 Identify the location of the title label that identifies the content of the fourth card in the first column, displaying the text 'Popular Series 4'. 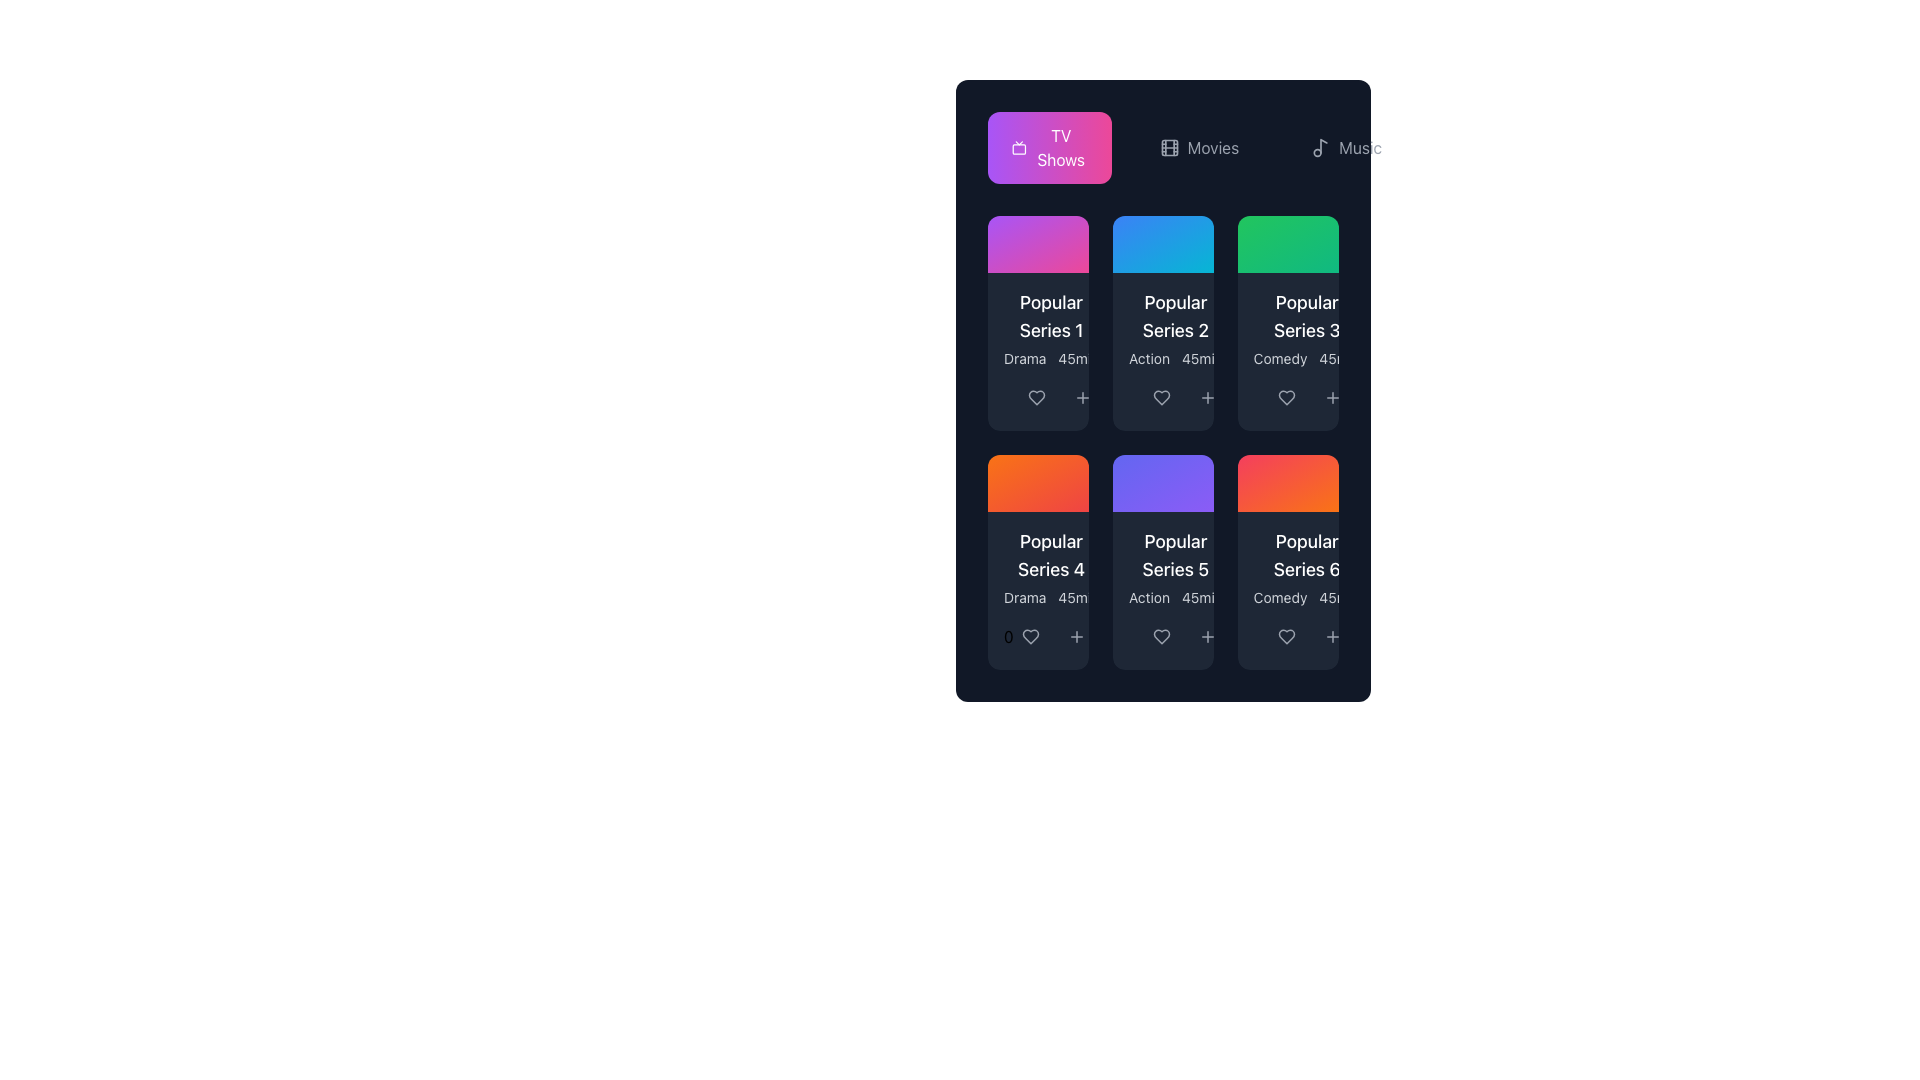
(1050, 555).